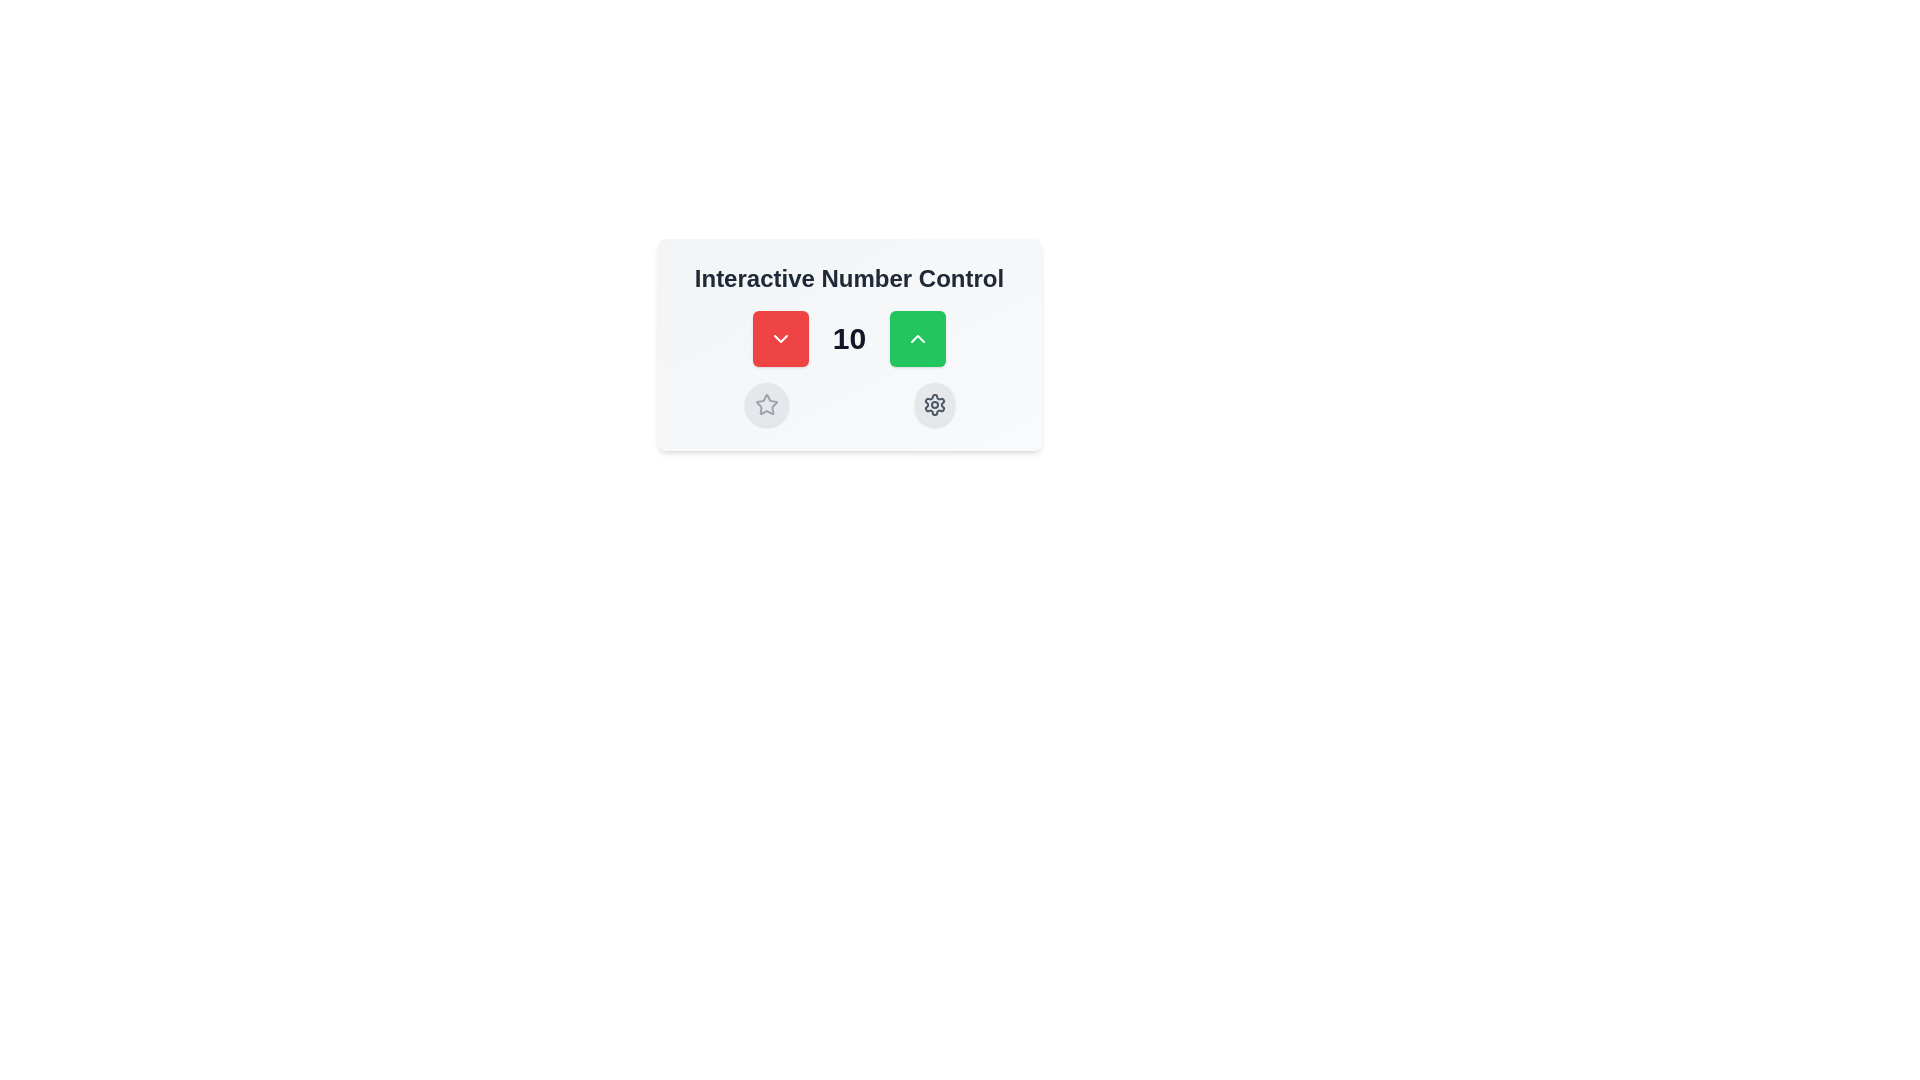 Image resolution: width=1920 pixels, height=1080 pixels. I want to click on the green button with an upward-pointing arrow icon located in the 'Interactive Number Control' section, positioned to the right of the number '10', so click(917, 338).